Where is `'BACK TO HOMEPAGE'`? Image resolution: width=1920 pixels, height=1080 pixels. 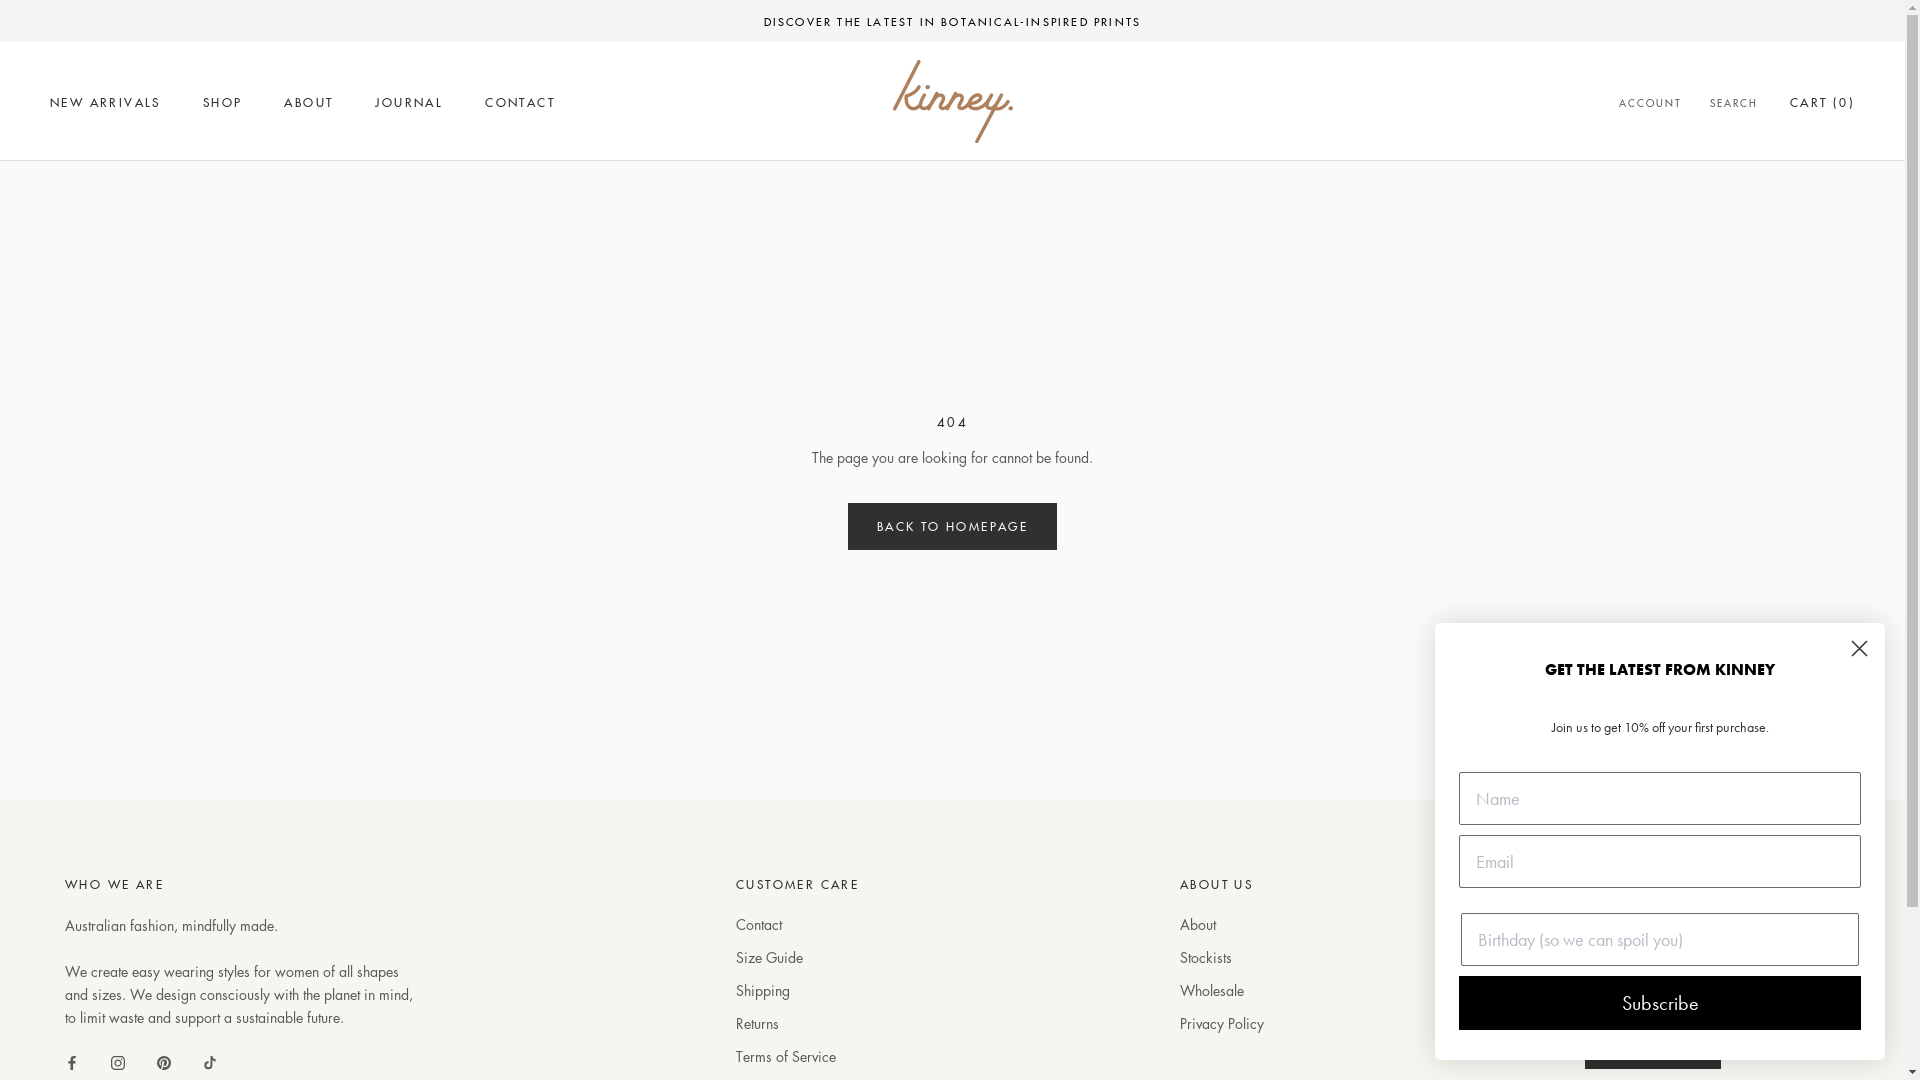
'BACK TO HOMEPAGE' is located at coordinates (951, 525).